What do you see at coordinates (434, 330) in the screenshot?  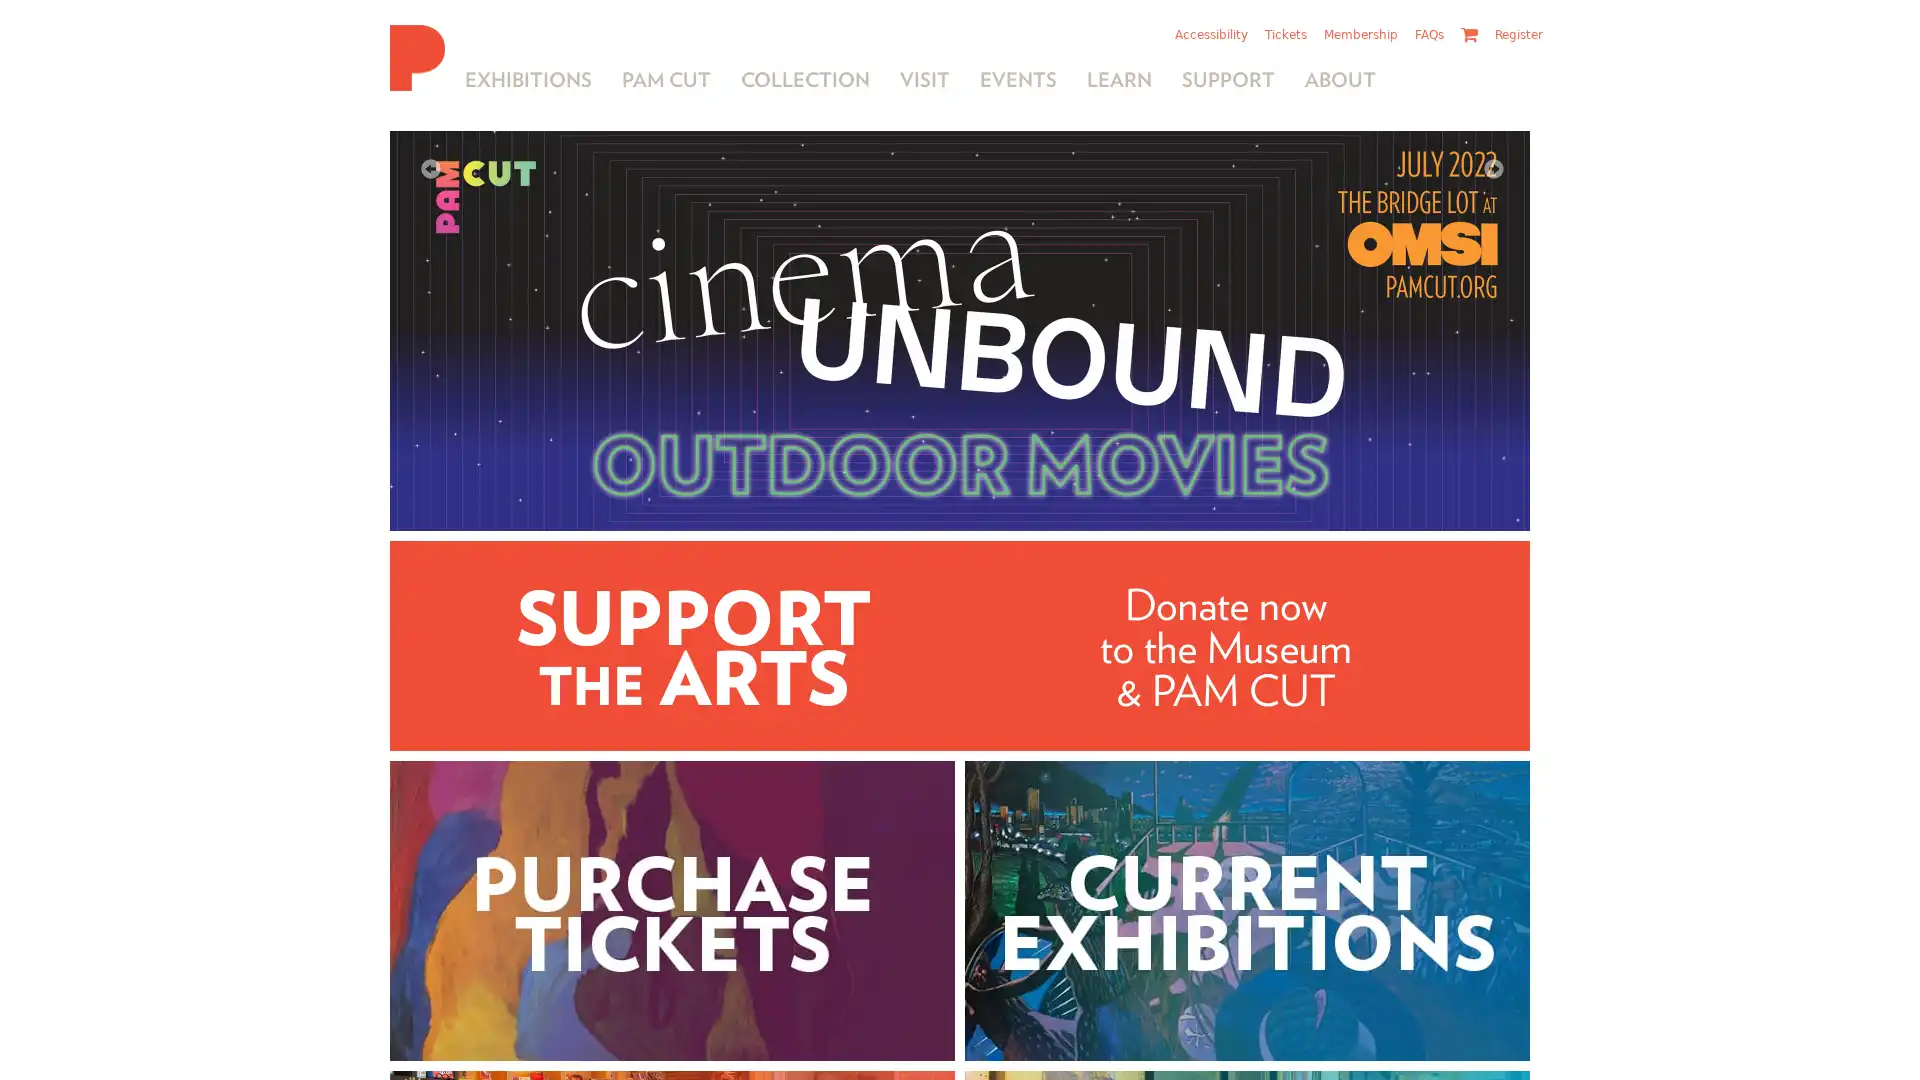 I see `Previous` at bounding box center [434, 330].